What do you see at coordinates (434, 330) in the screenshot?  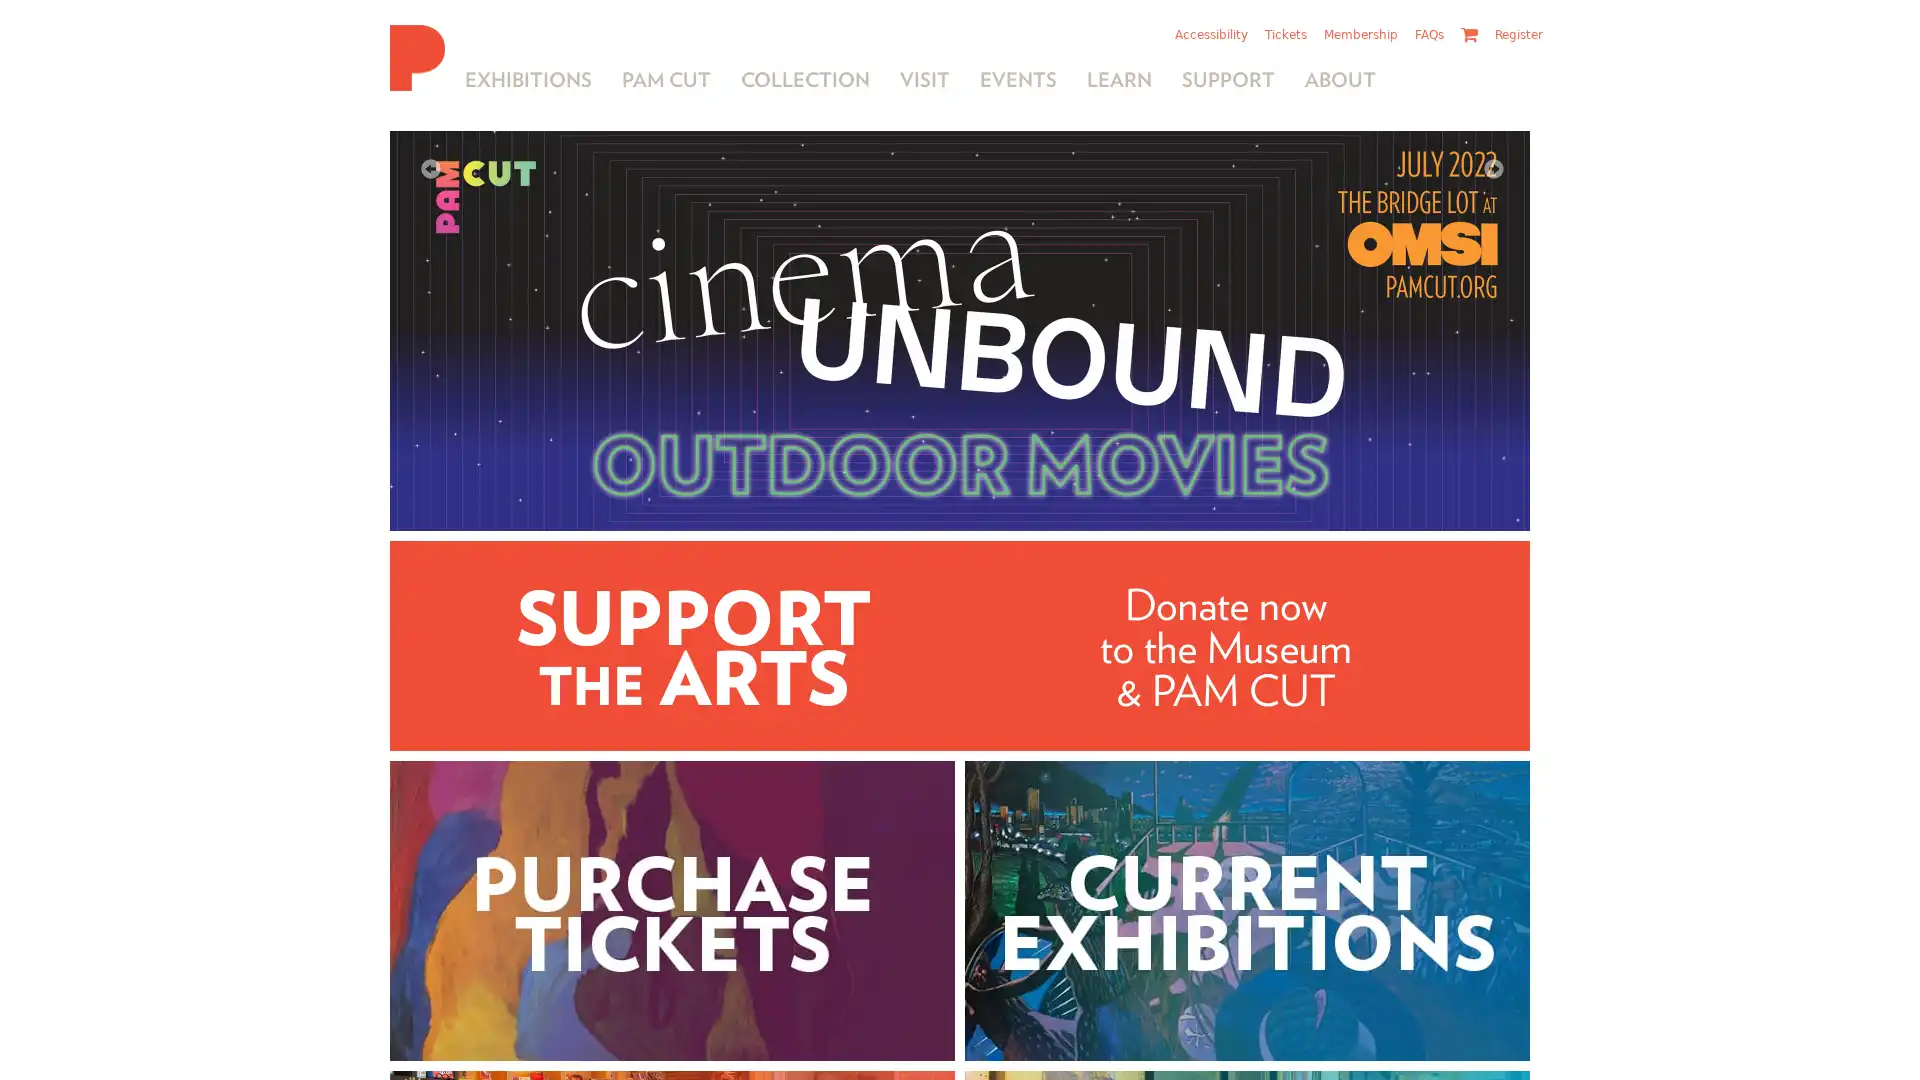 I see `Previous` at bounding box center [434, 330].